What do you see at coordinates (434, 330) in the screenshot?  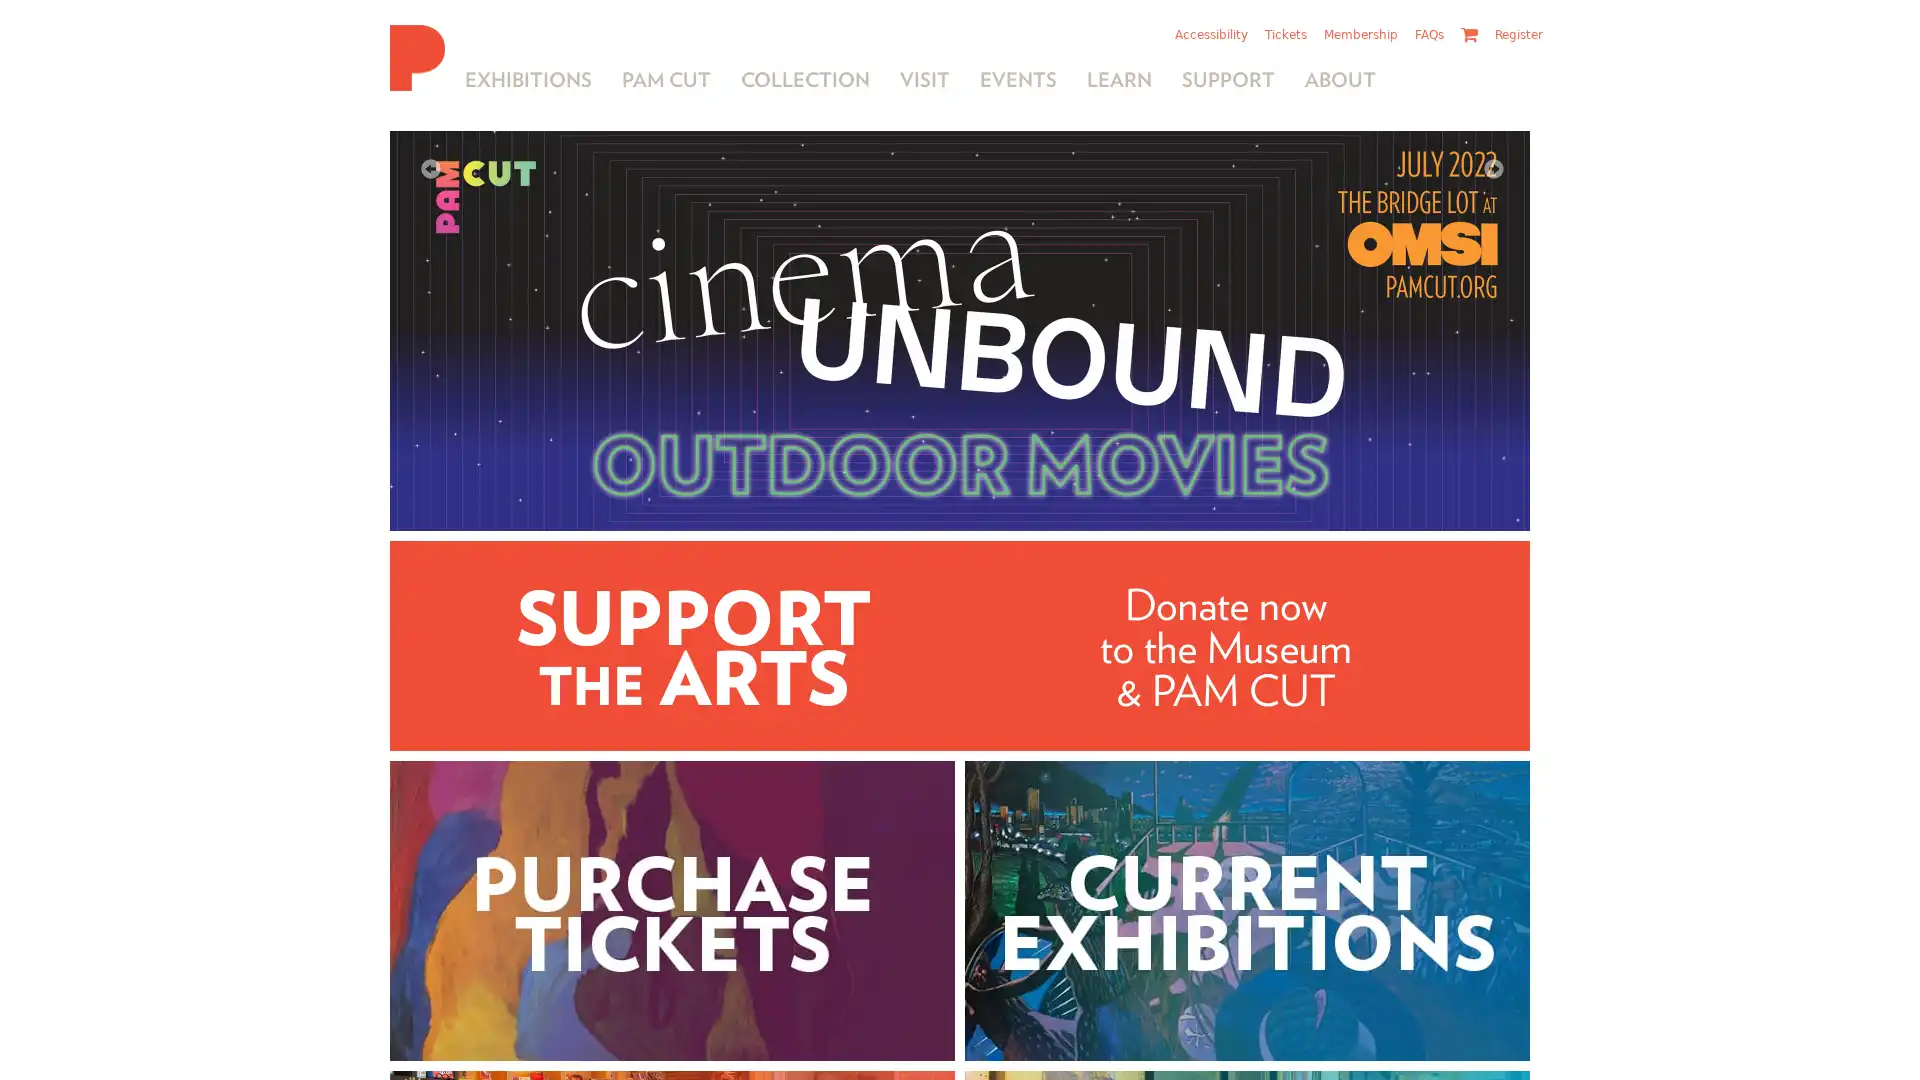 I see `Previous` at bounding box center [434, 330].